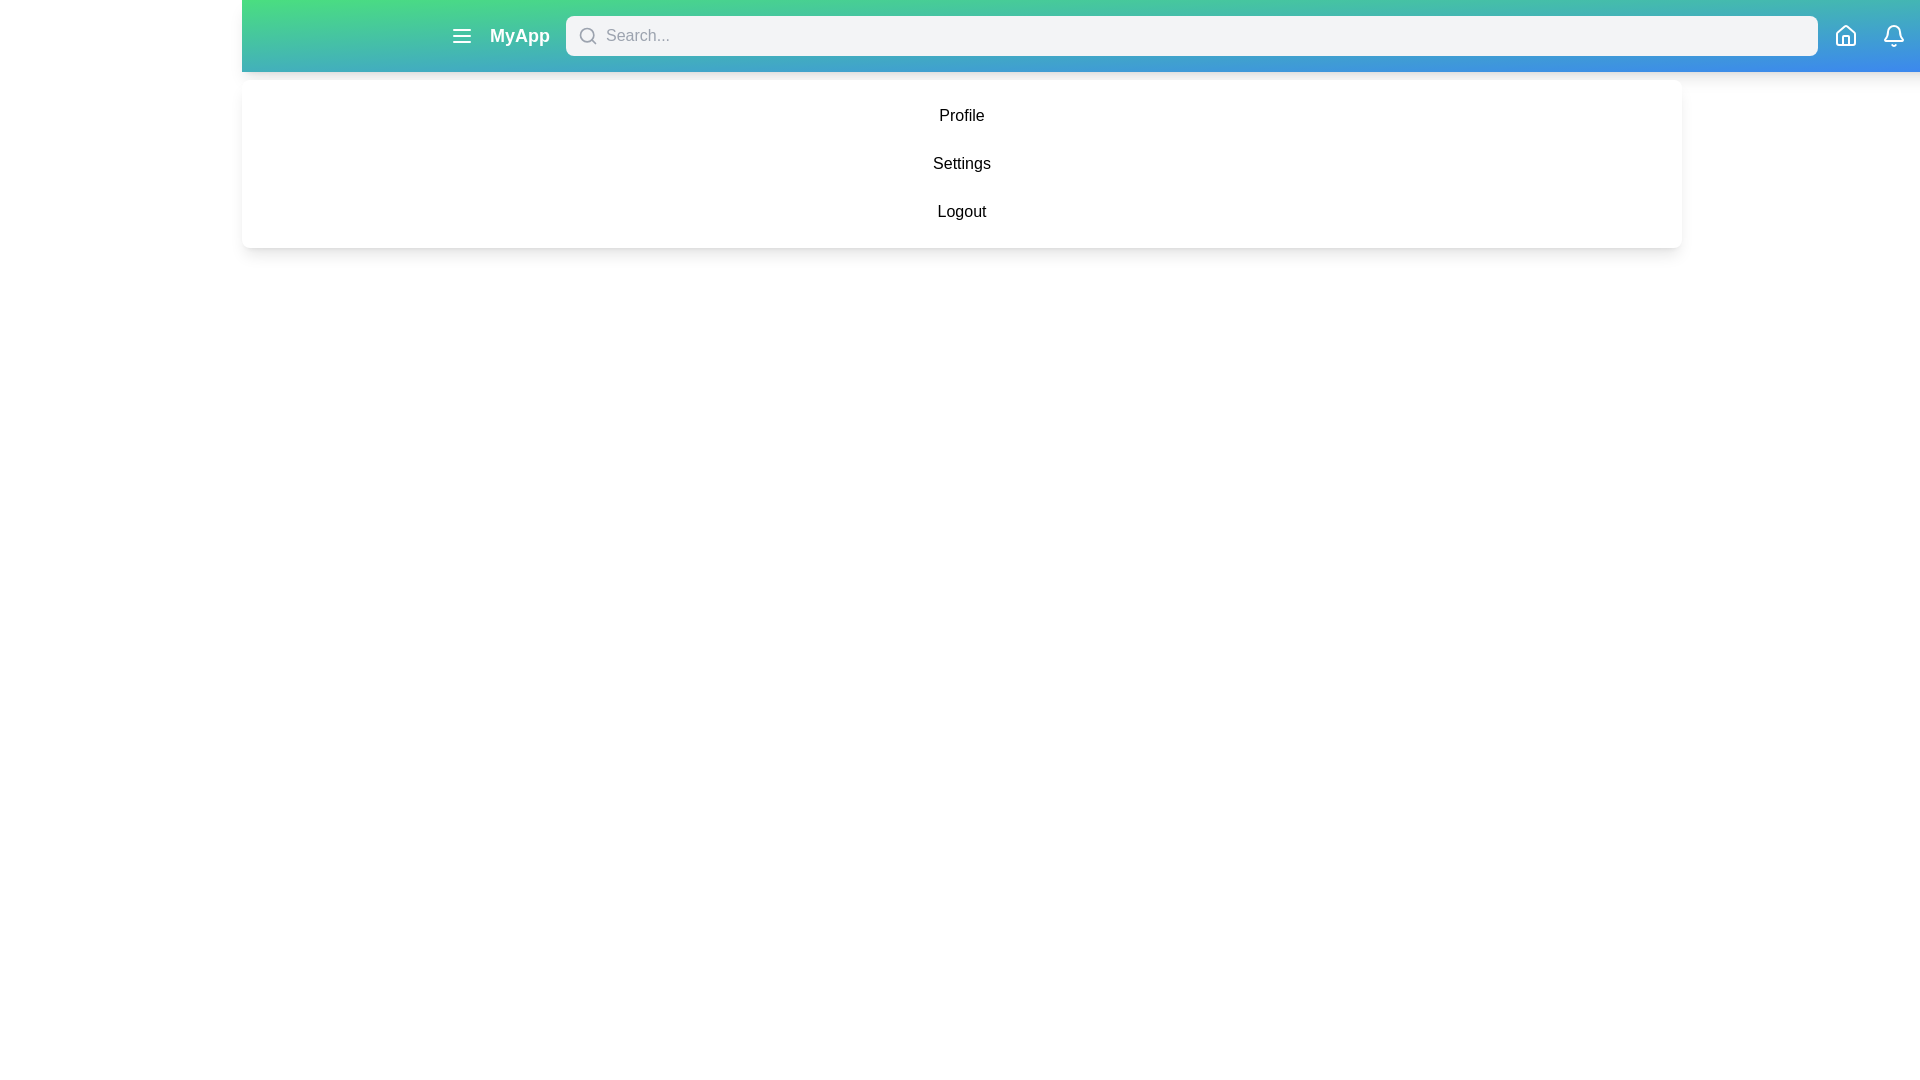 The height and width of the screenshot is (1080, 1920). I want to click on text label that identifies the application name, located in the top navigation bar to the right of the menu icon and to the left of the search field, so click(499, 35).